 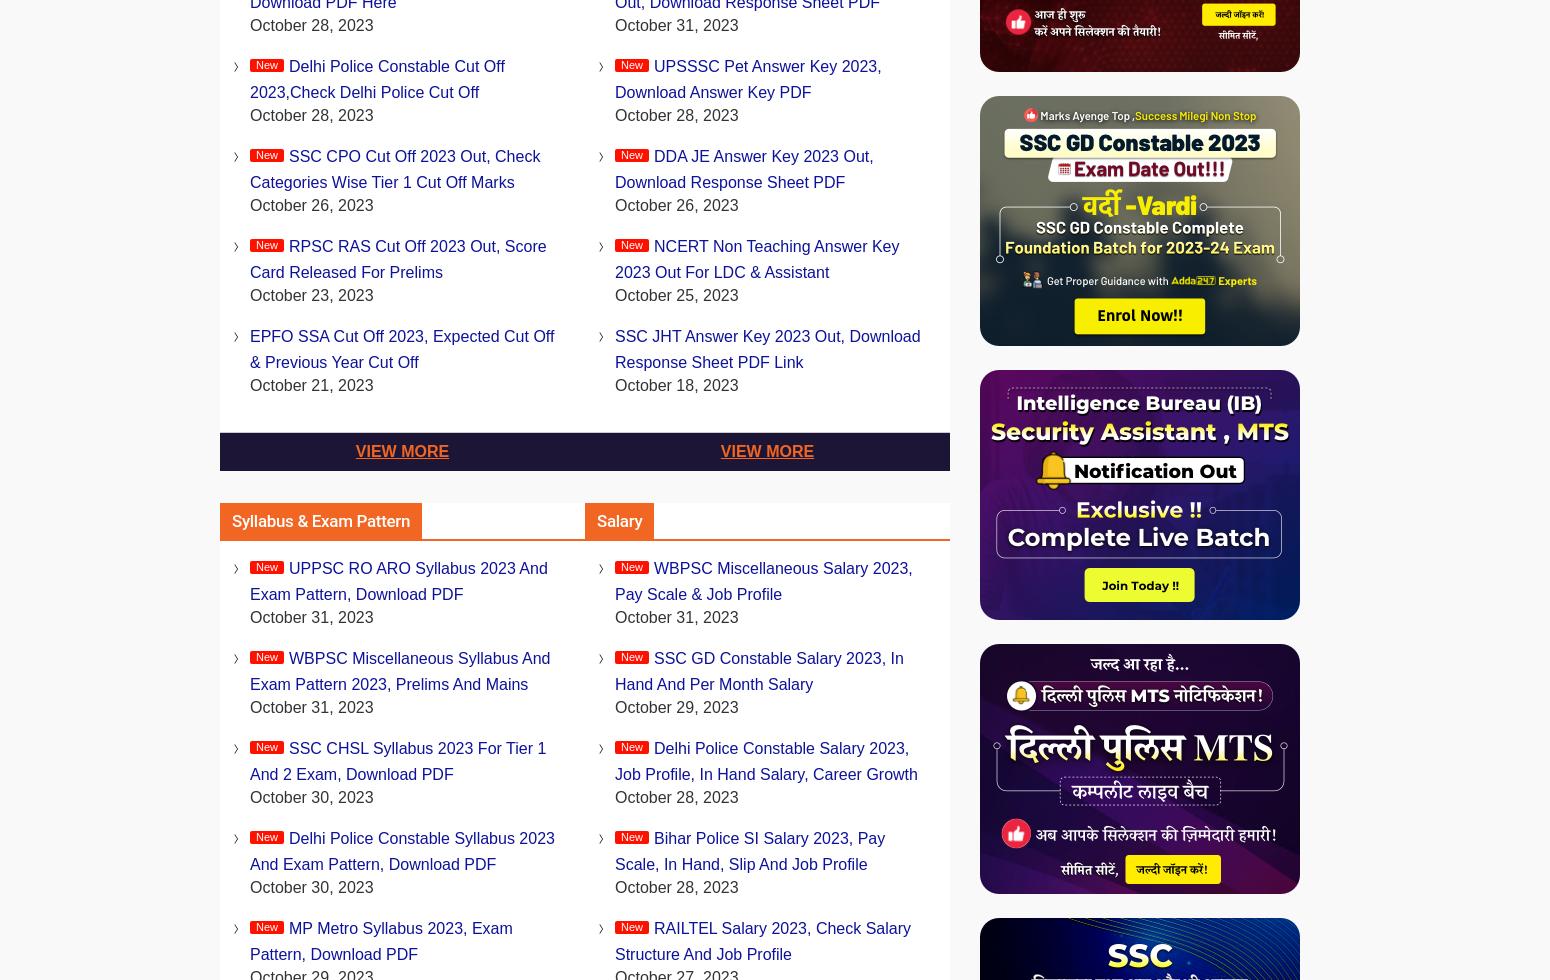 What do you see at coordinates (310, 385) in the screenshot?
I see `'October 21, 2023'` at bounding box center [310, 385].